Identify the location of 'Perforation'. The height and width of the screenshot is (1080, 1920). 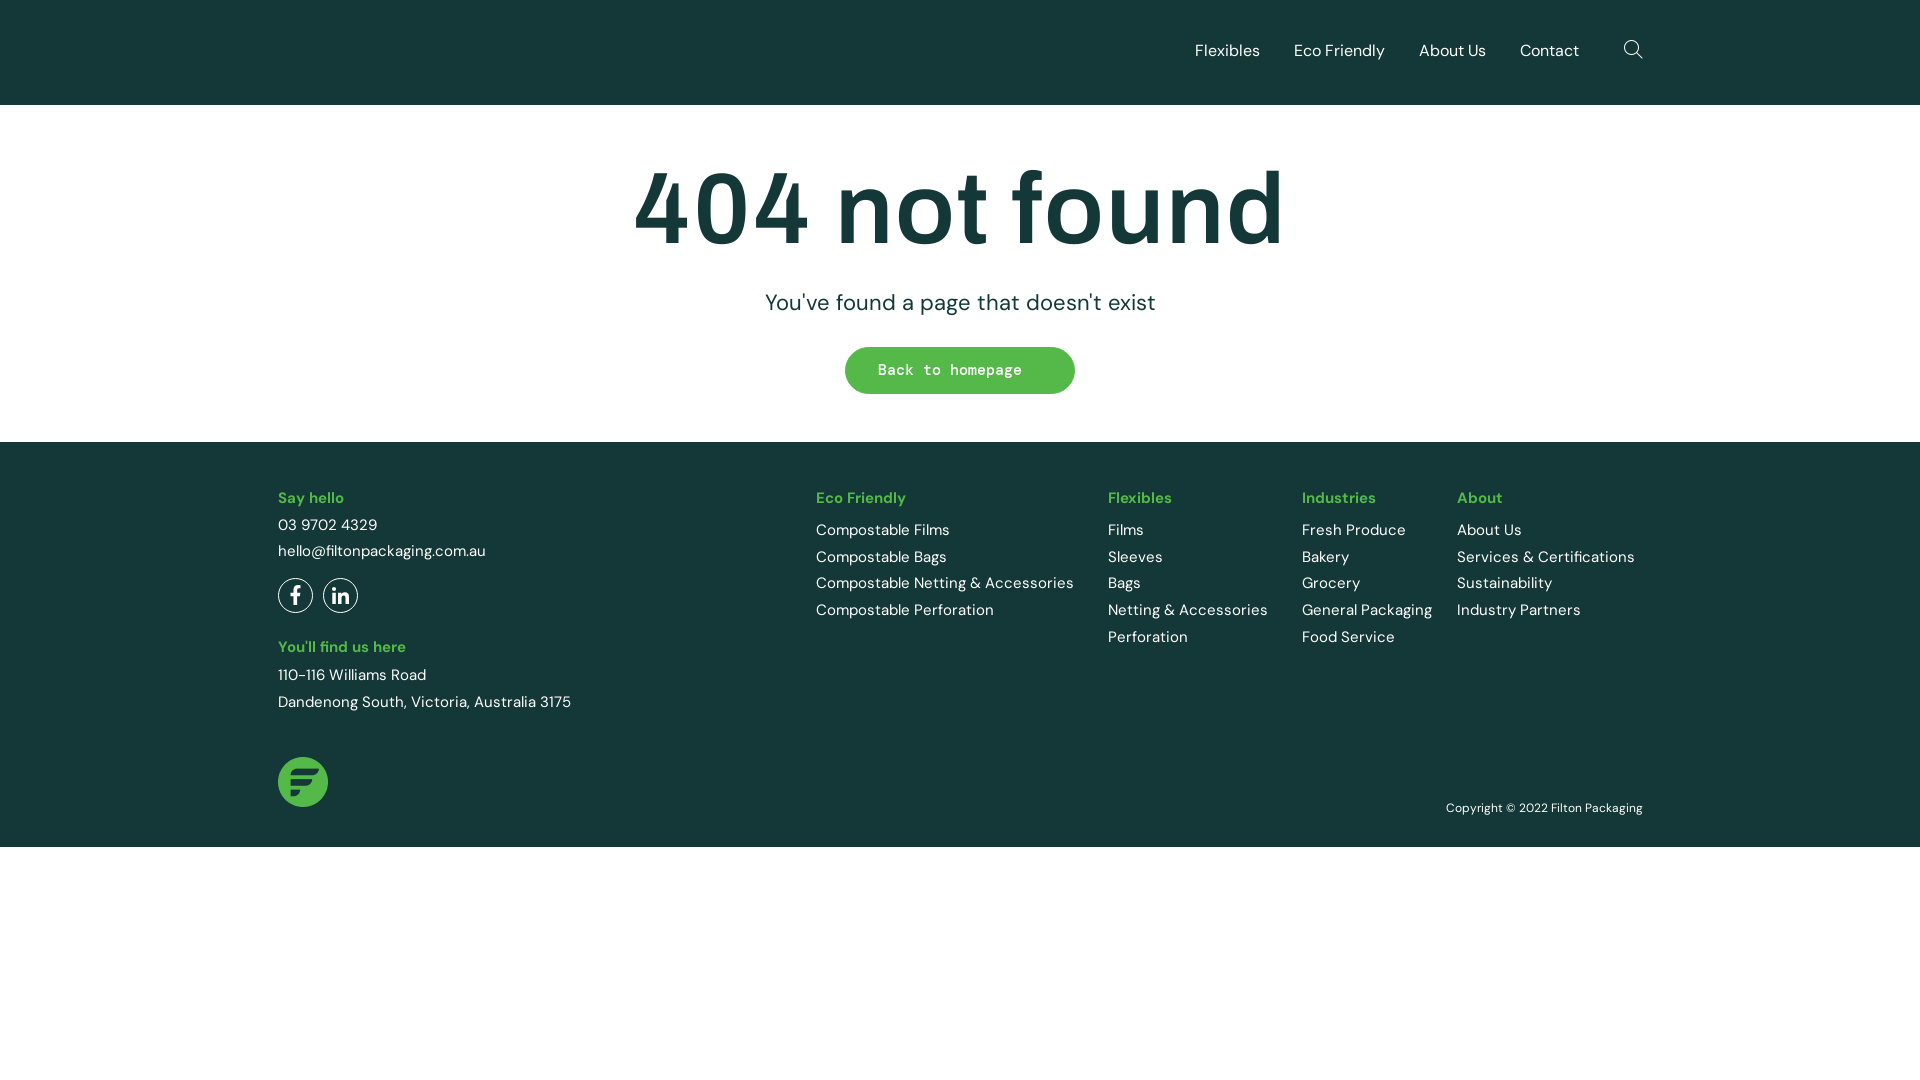
(1147, 636).